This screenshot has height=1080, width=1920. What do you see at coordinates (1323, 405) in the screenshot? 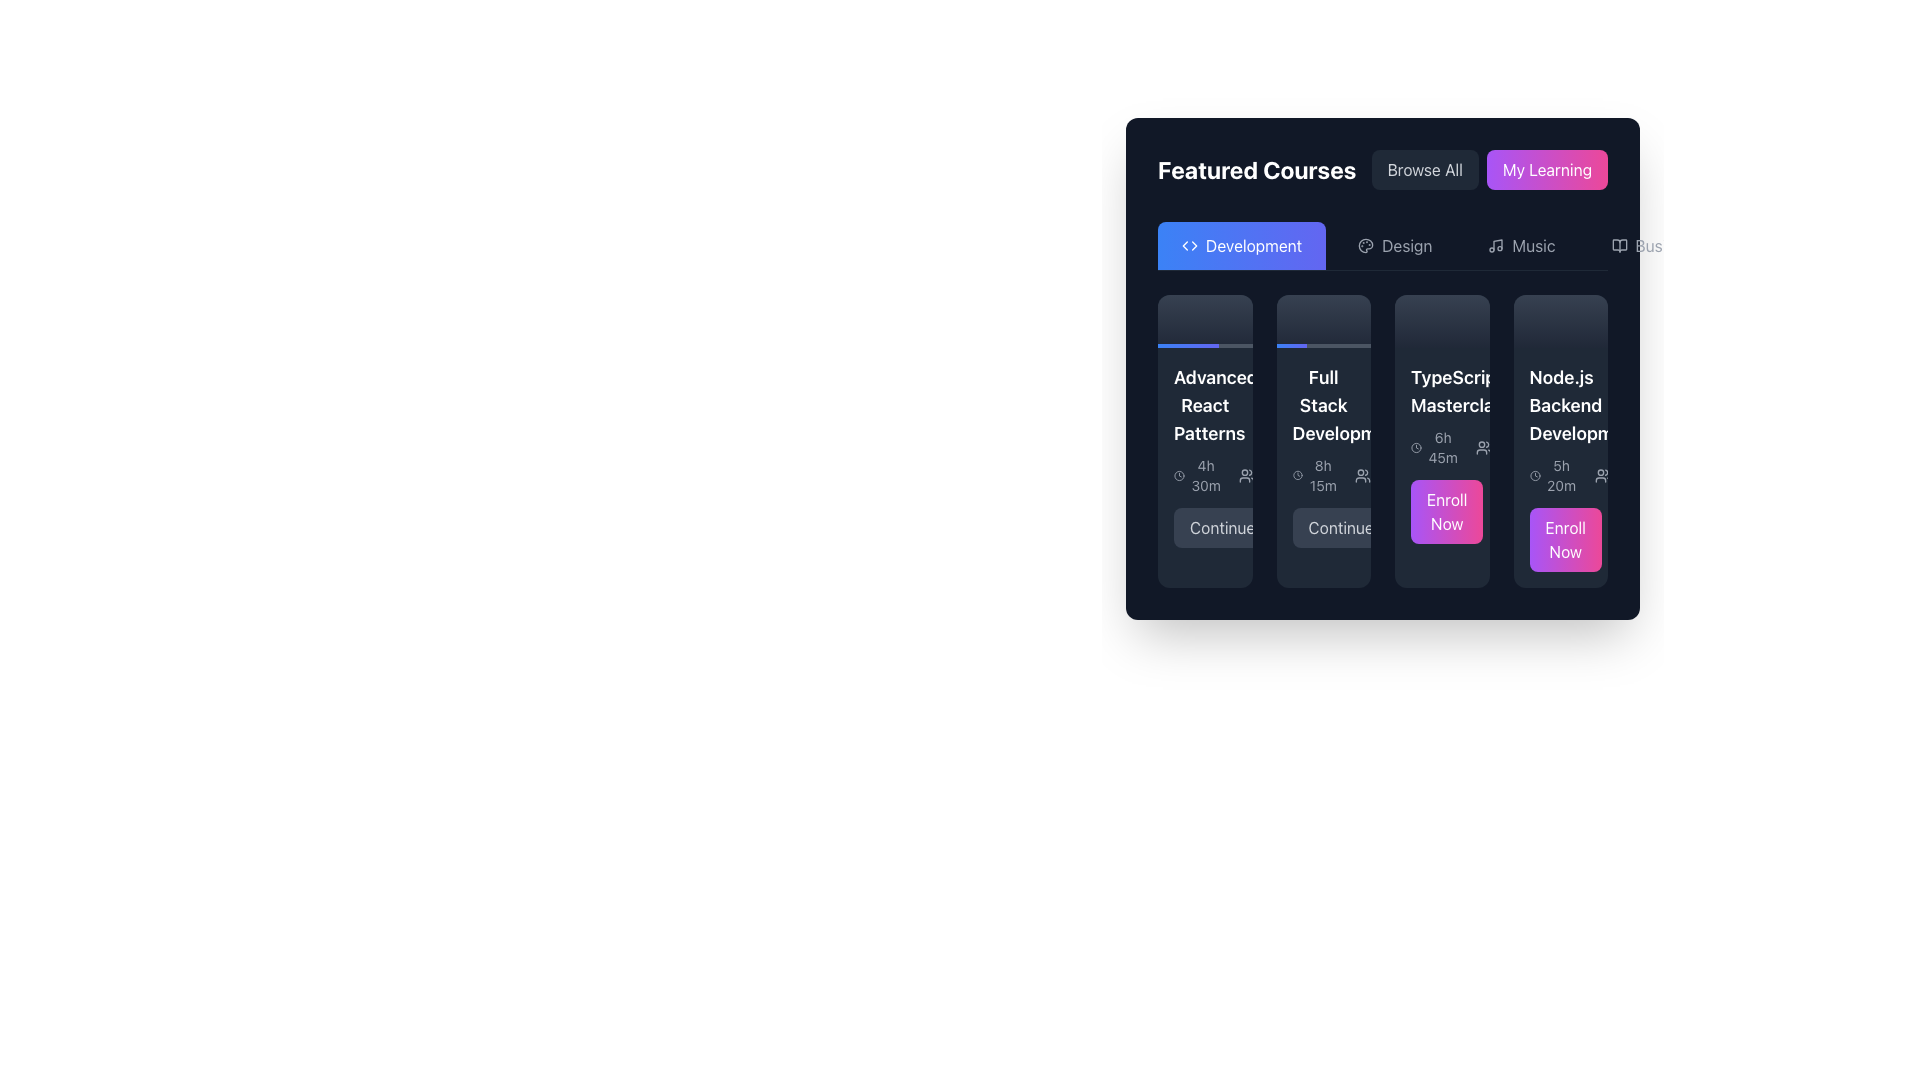
I see `the text label displaying 'Full Stack Development' in bold white font, located in the second card from the left under the 'Development' category` at bounding box center [1323, 405].